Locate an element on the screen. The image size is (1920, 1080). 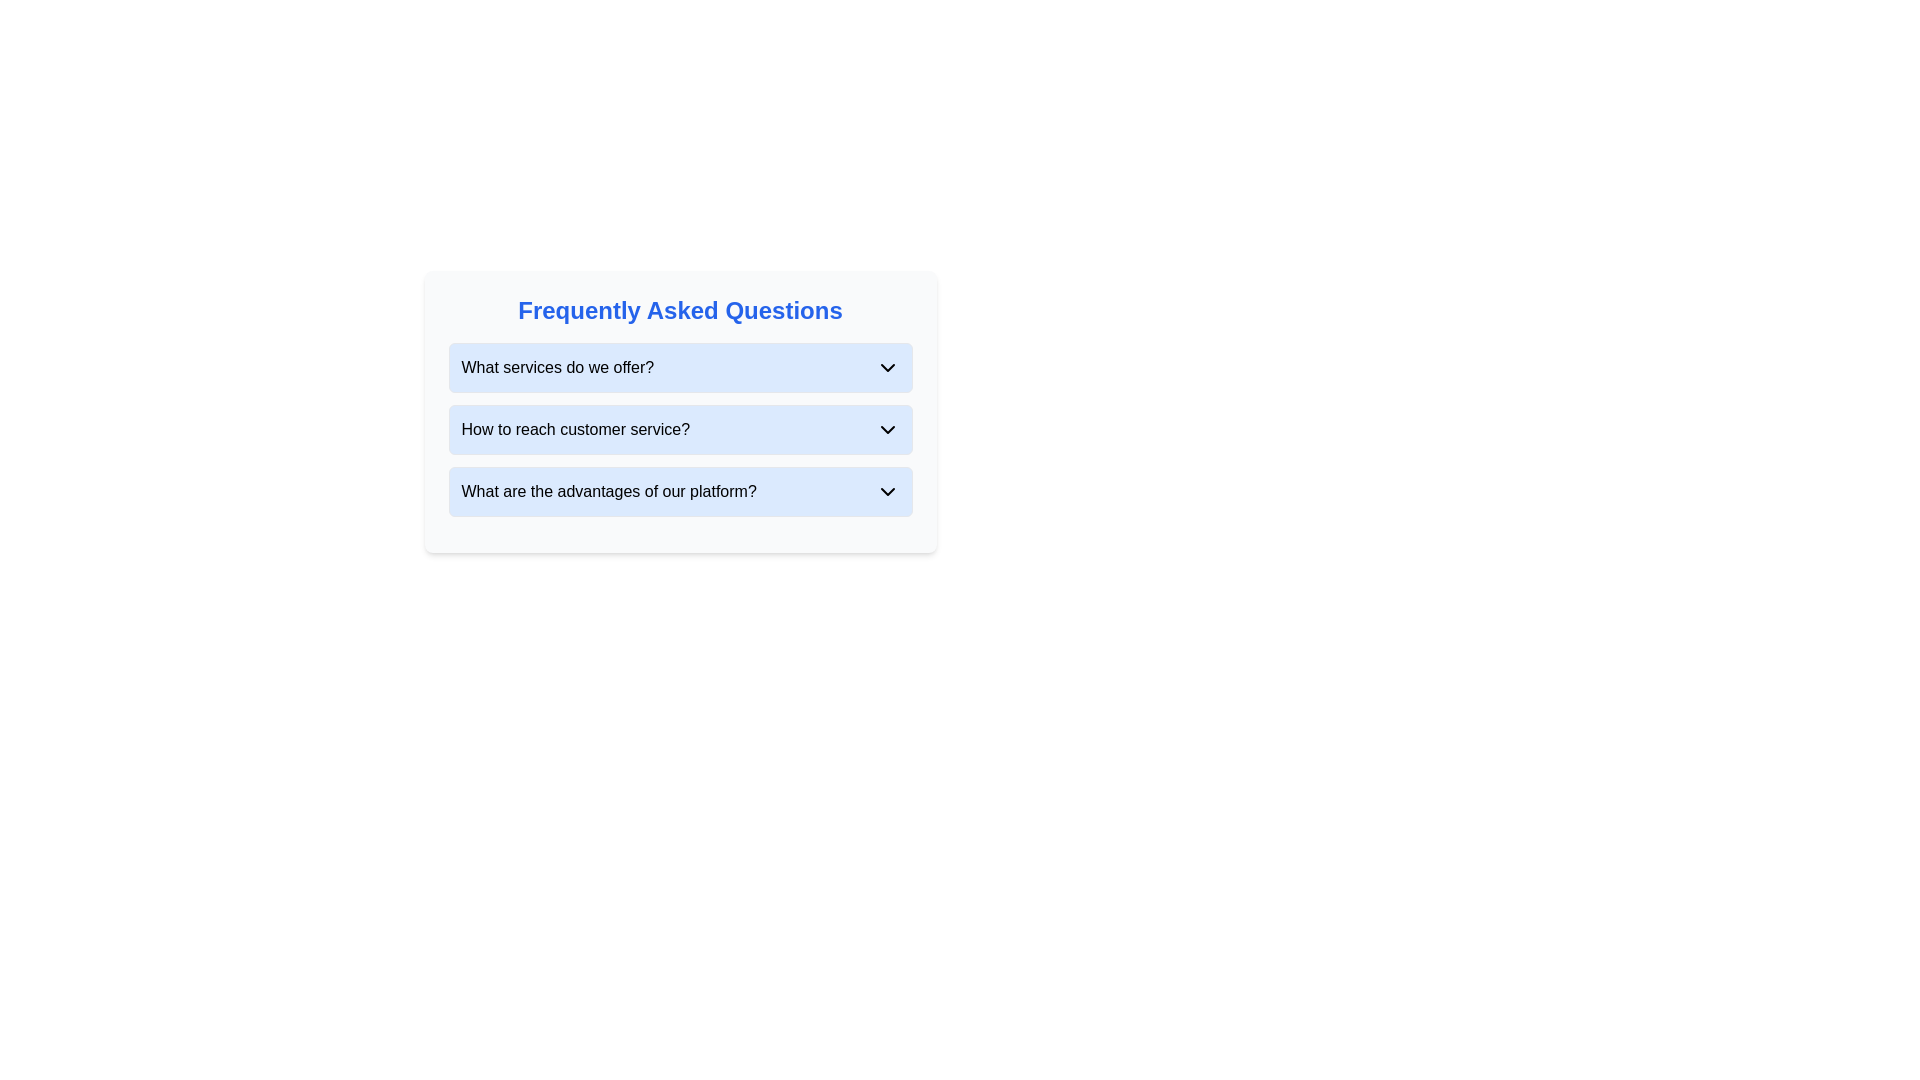
the text element displaying 'How to reach customer service?' which is styled in bold with a dark font and is centered within a light blue background, located in the second question section of the FAQ layout is located at coordinates (574, 428).